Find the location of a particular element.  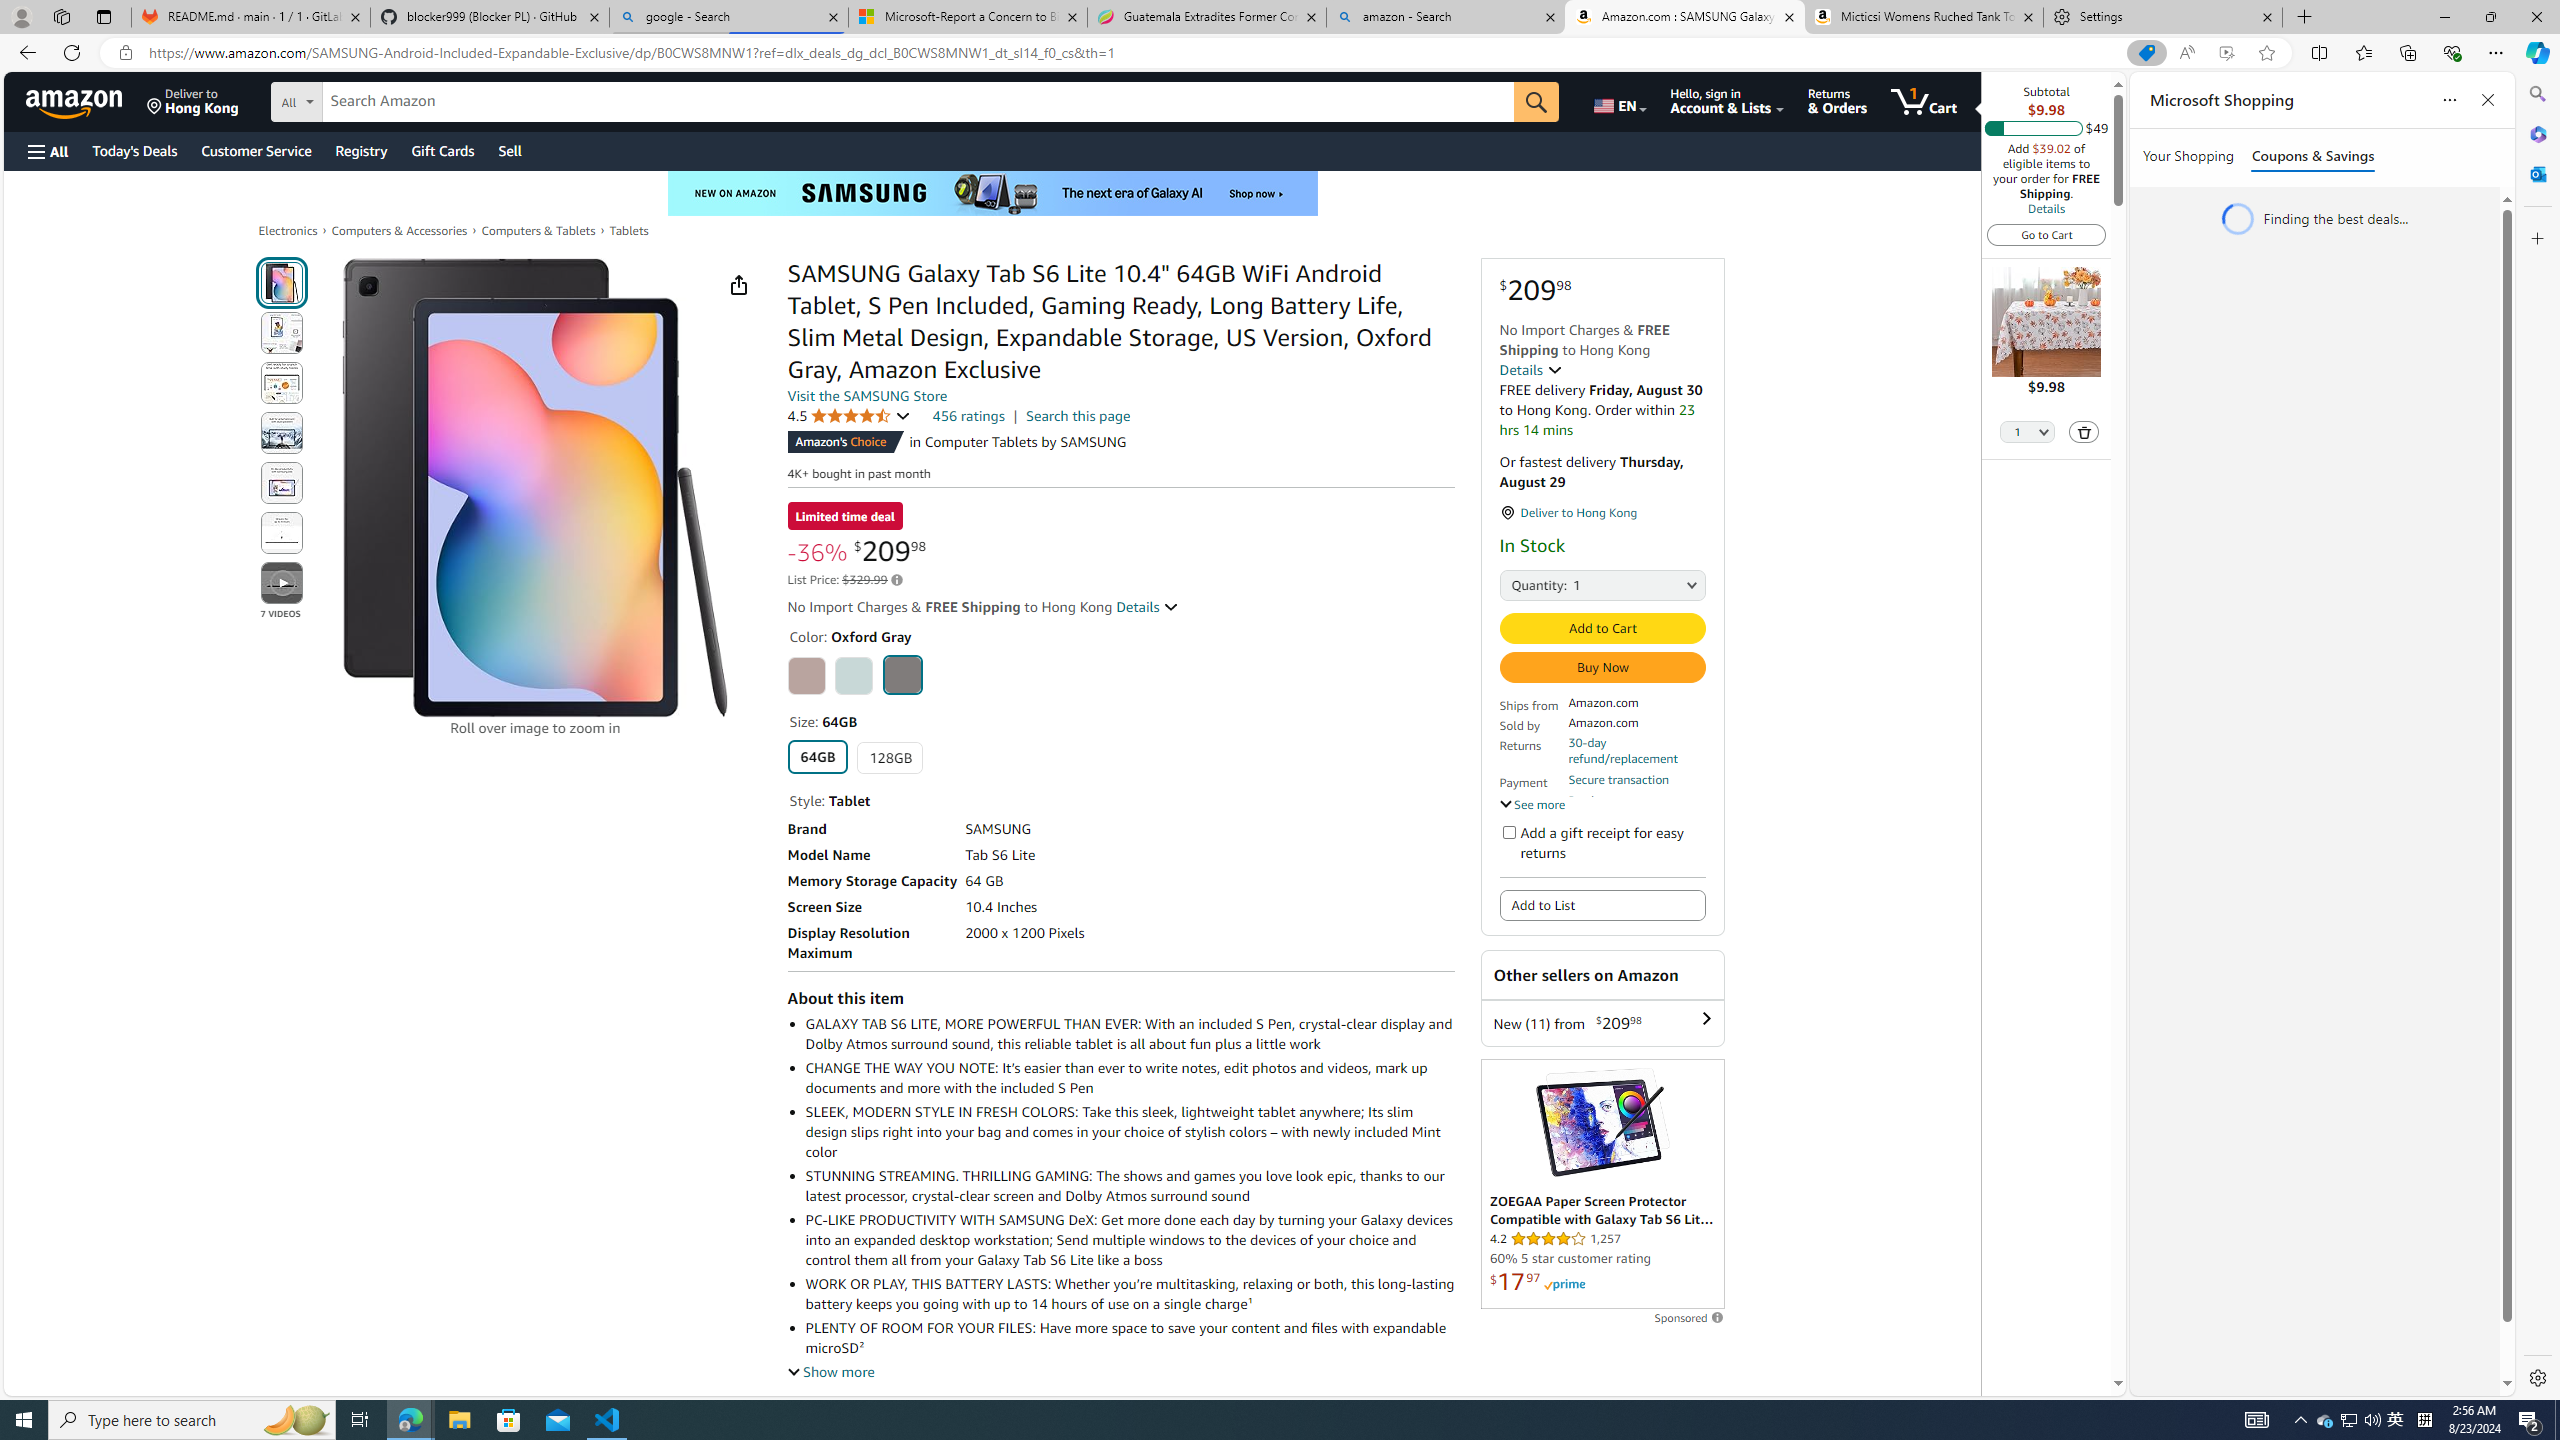

'Computers & Accessories' is located at coordinates (399, 229).